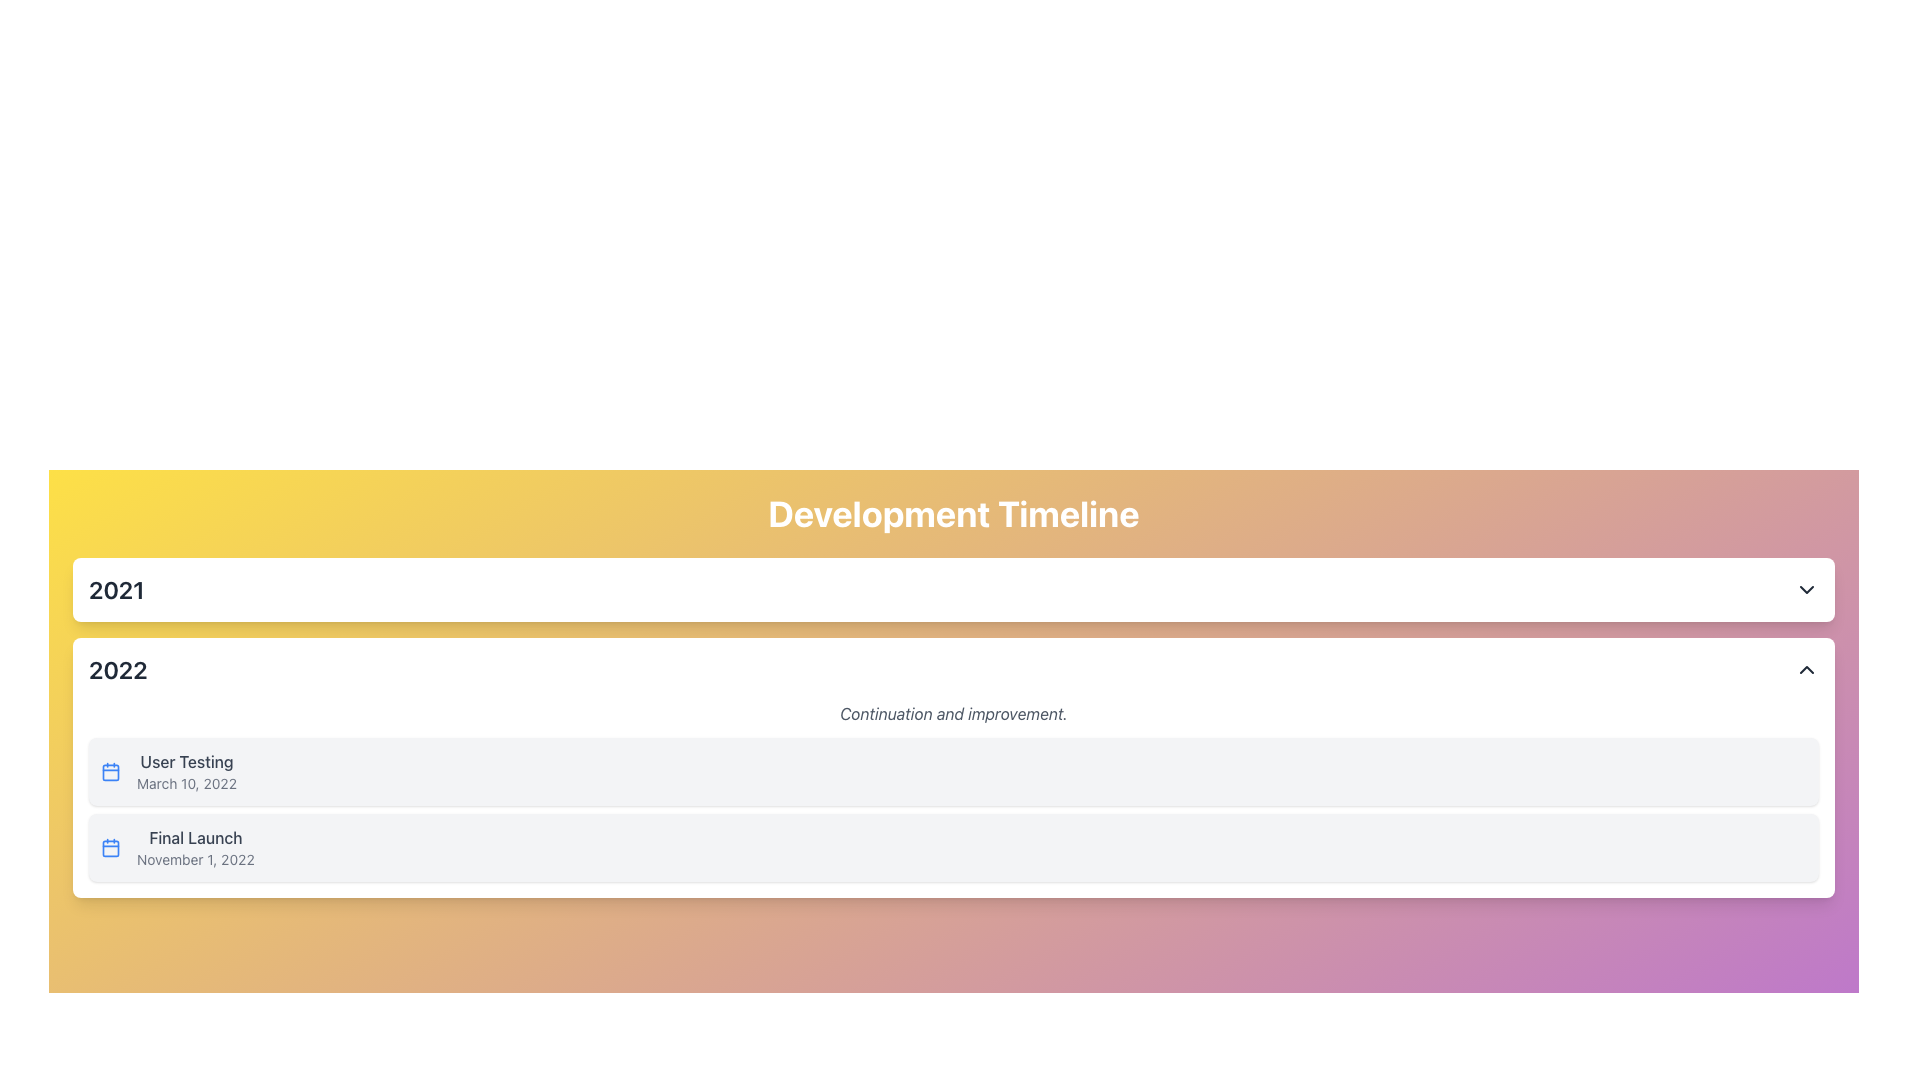  Describe the element at coordinates (109, 770) in the screenshot. I see `the blue calendar icon with rounded corners located to the left of the 'User Testing' entry in the '2022' section of the timeline` at that location.